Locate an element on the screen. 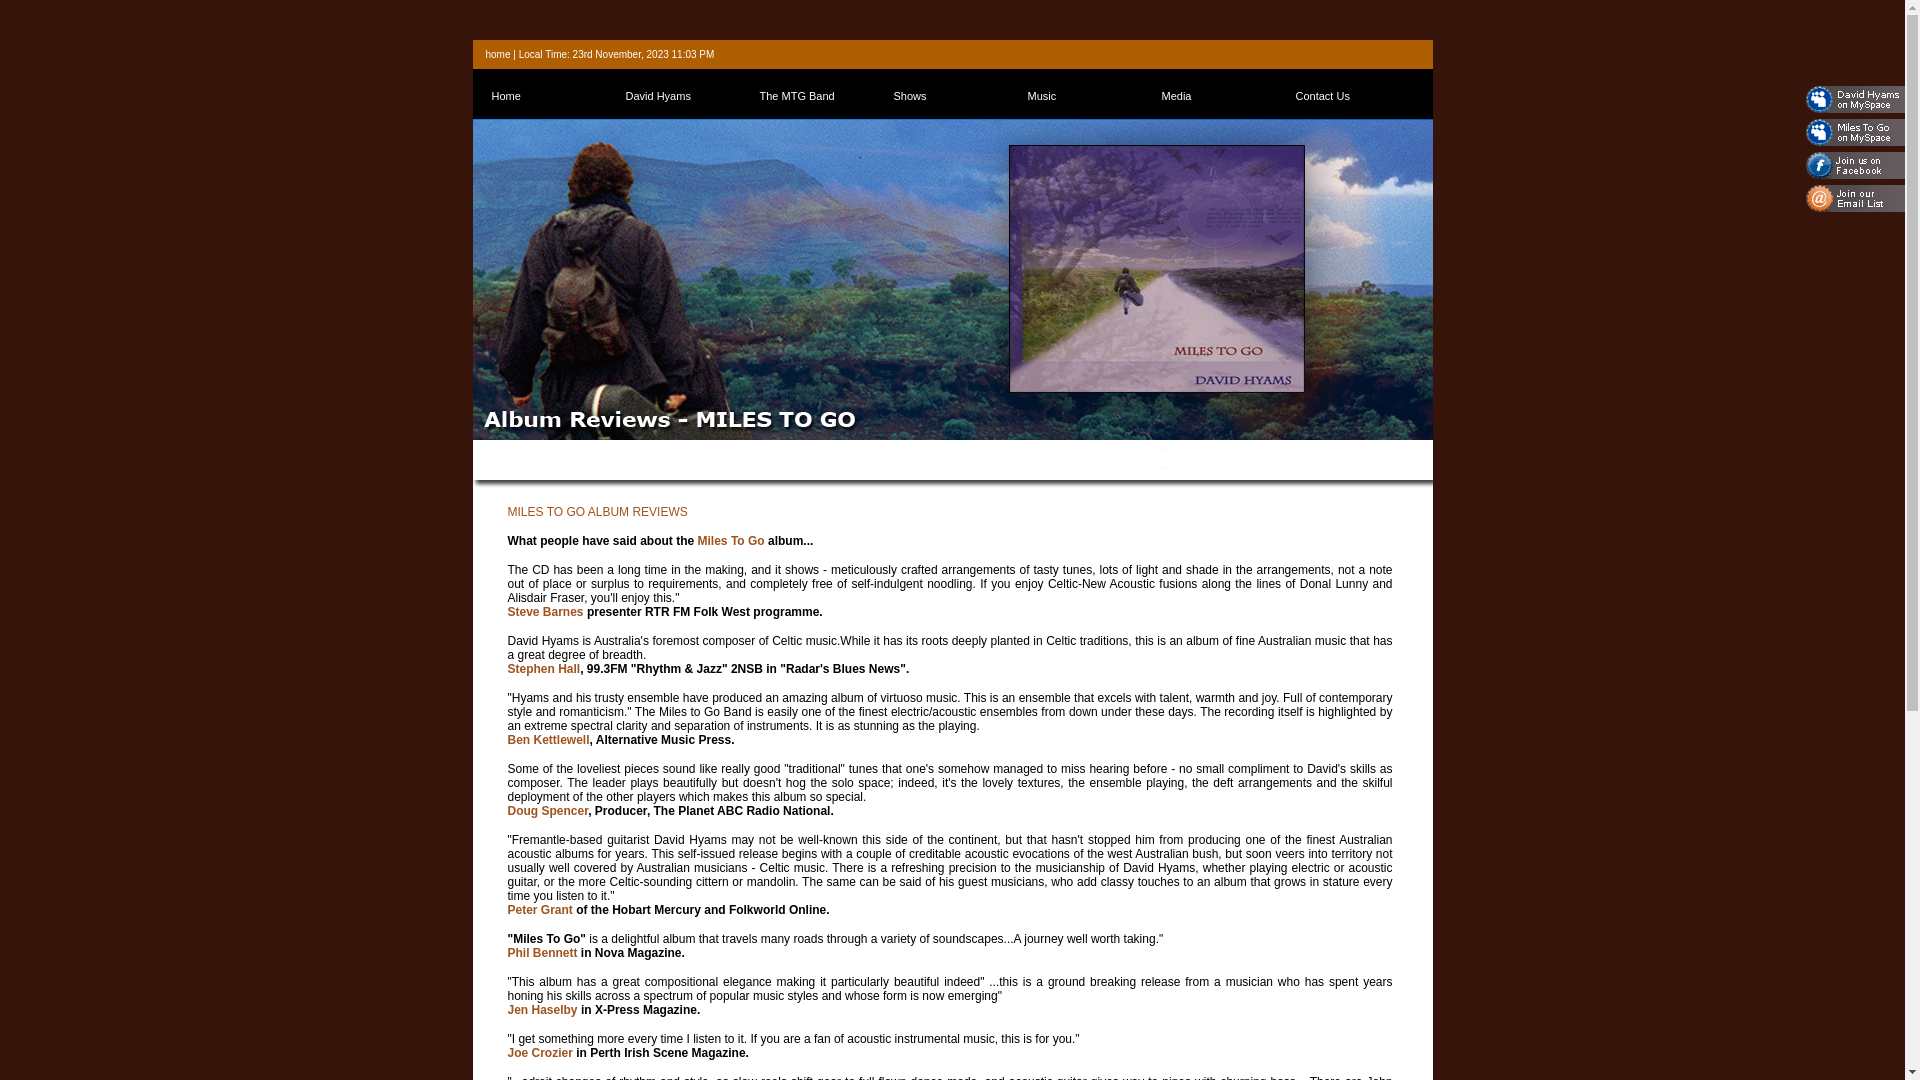  'Music' is located at coordinates (1087, 96).